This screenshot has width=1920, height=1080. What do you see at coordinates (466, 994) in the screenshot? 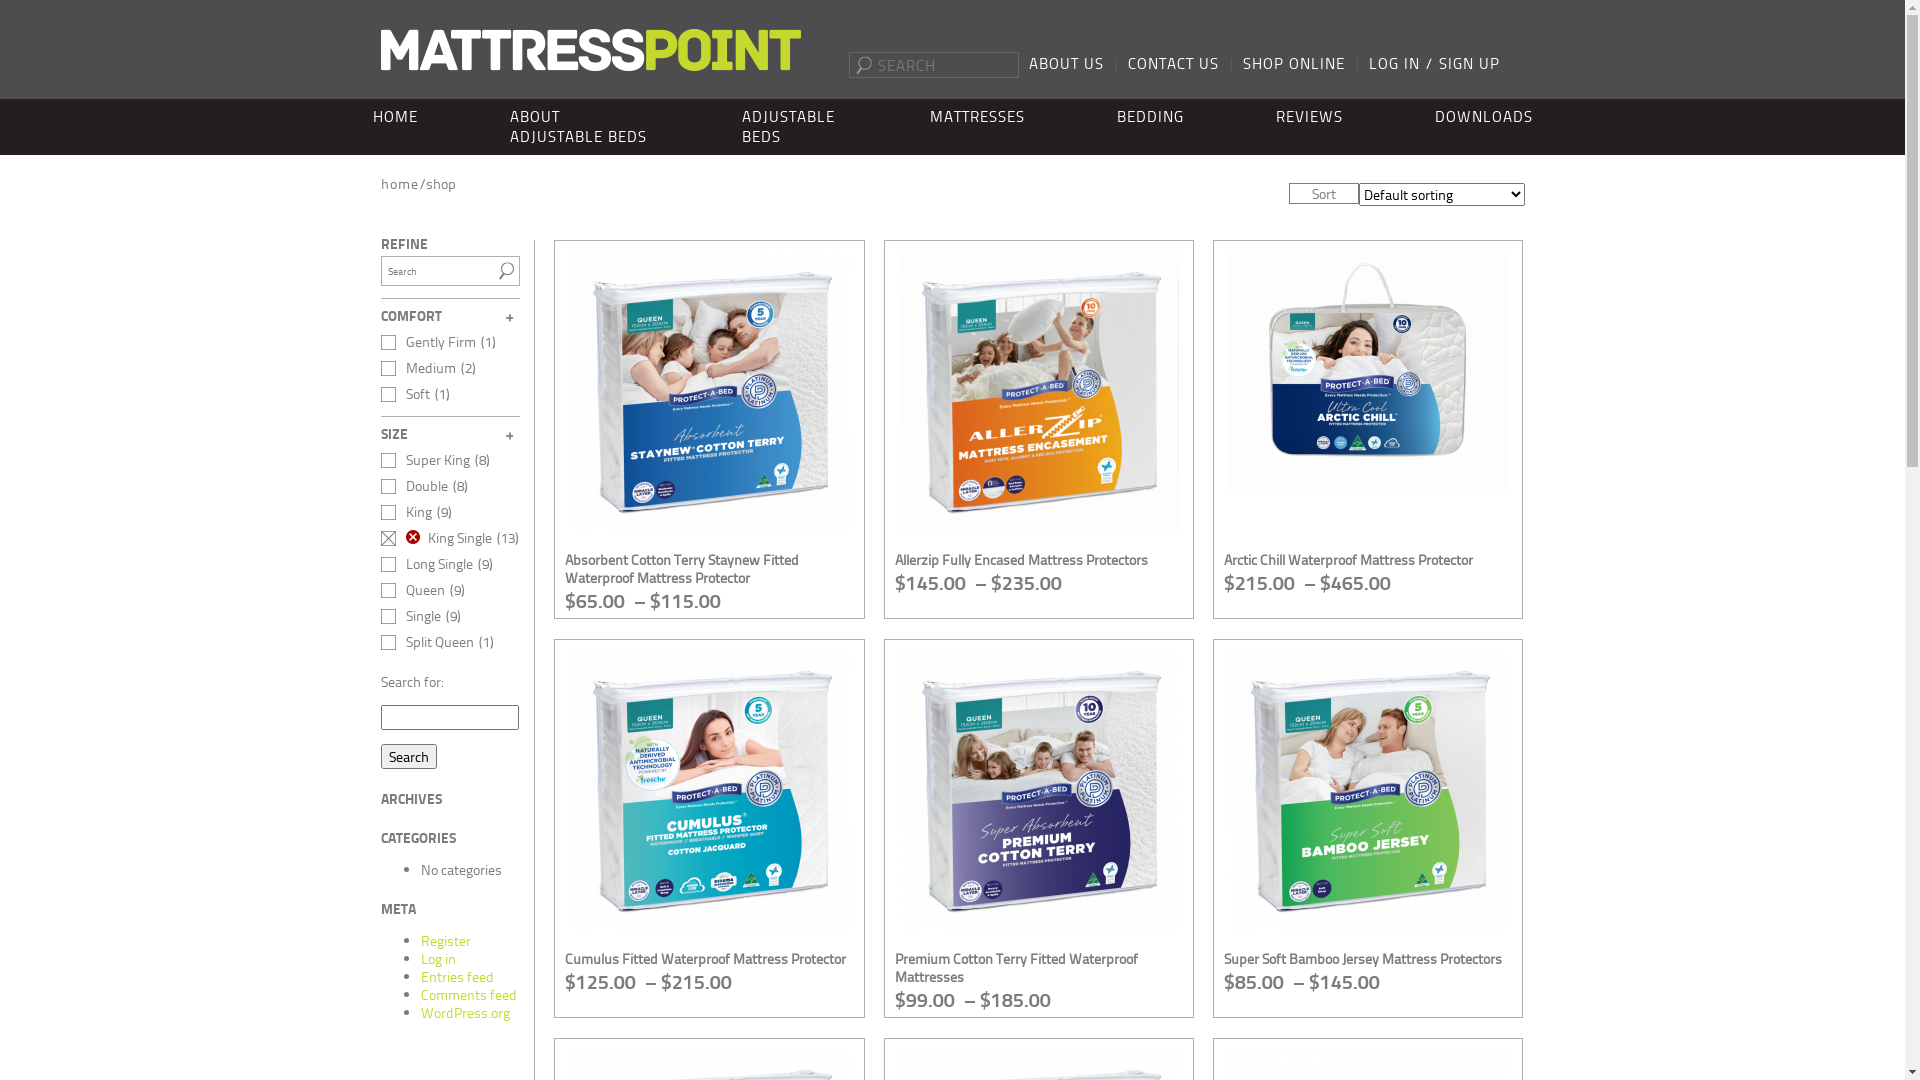
I see `'Comments feed'` at bounding box center [466, 994].